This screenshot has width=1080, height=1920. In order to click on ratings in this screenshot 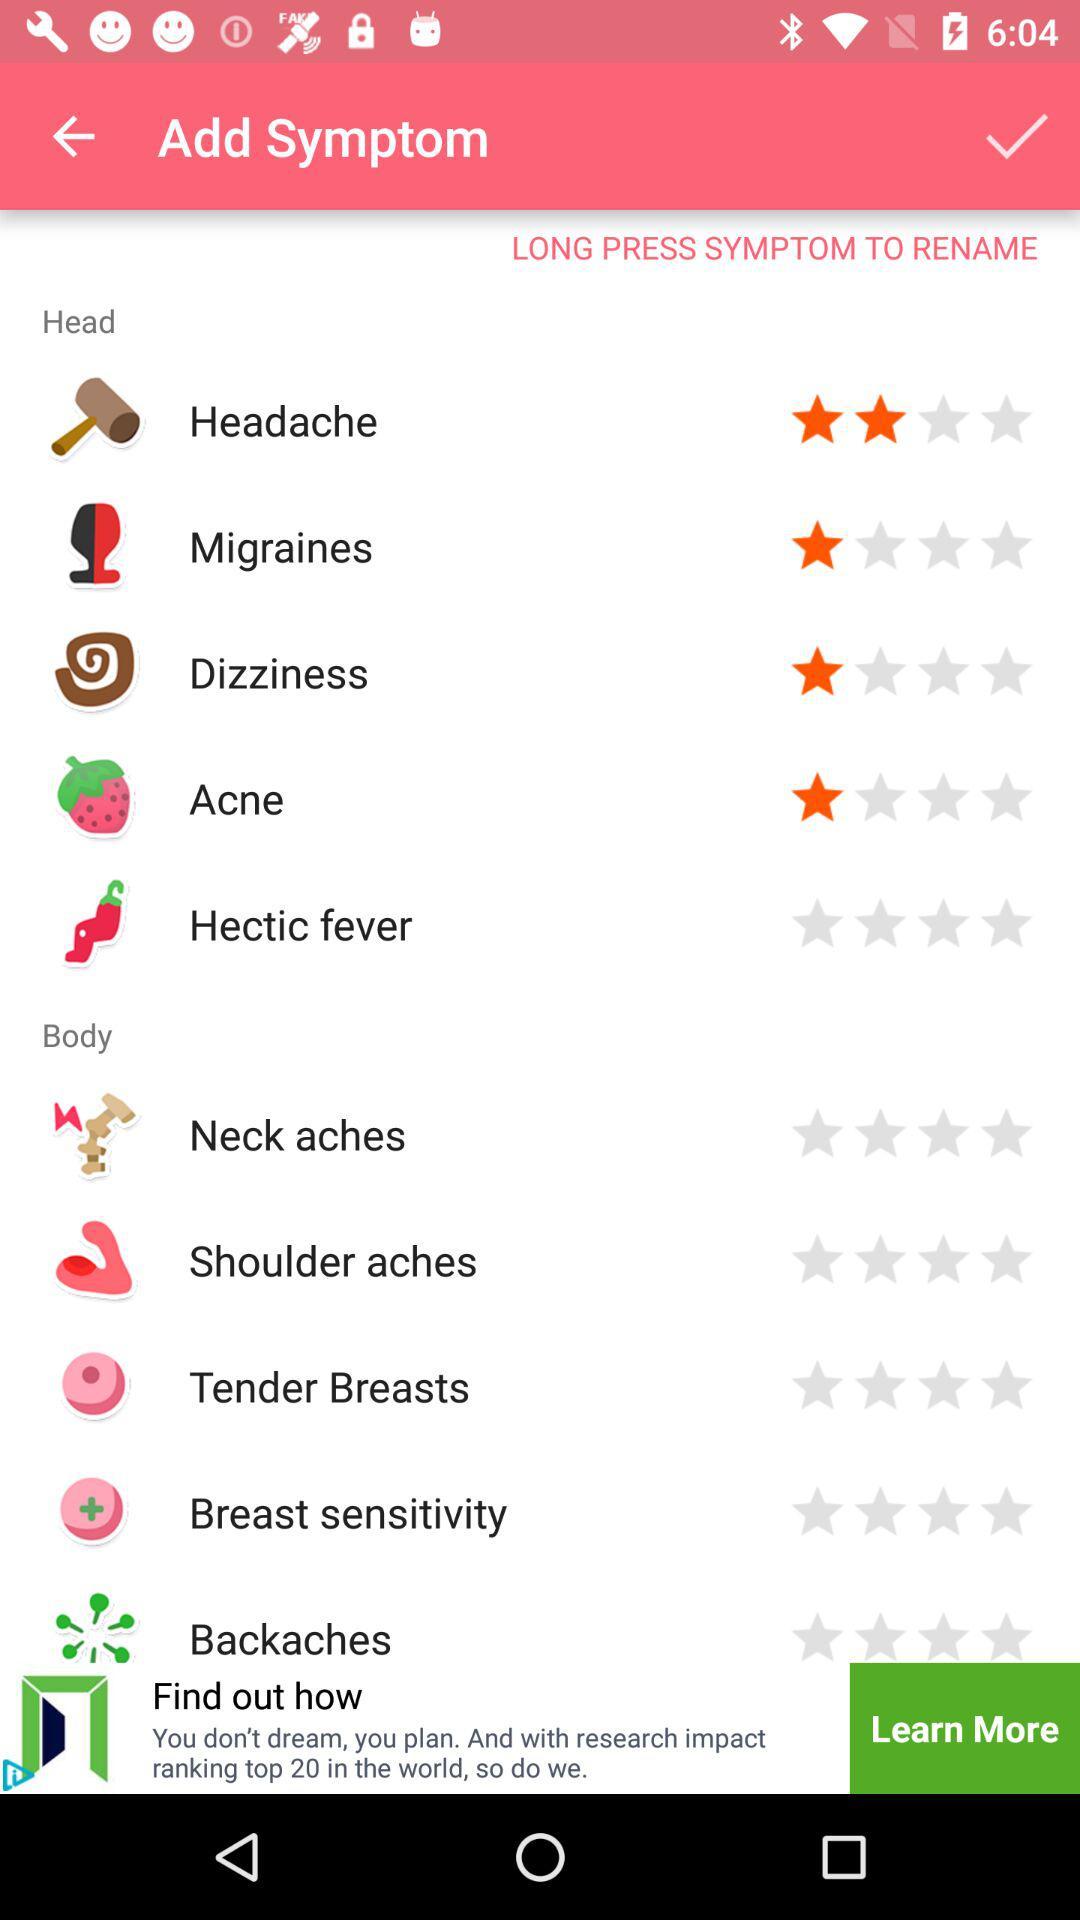, I will do `click(879, 796)`.